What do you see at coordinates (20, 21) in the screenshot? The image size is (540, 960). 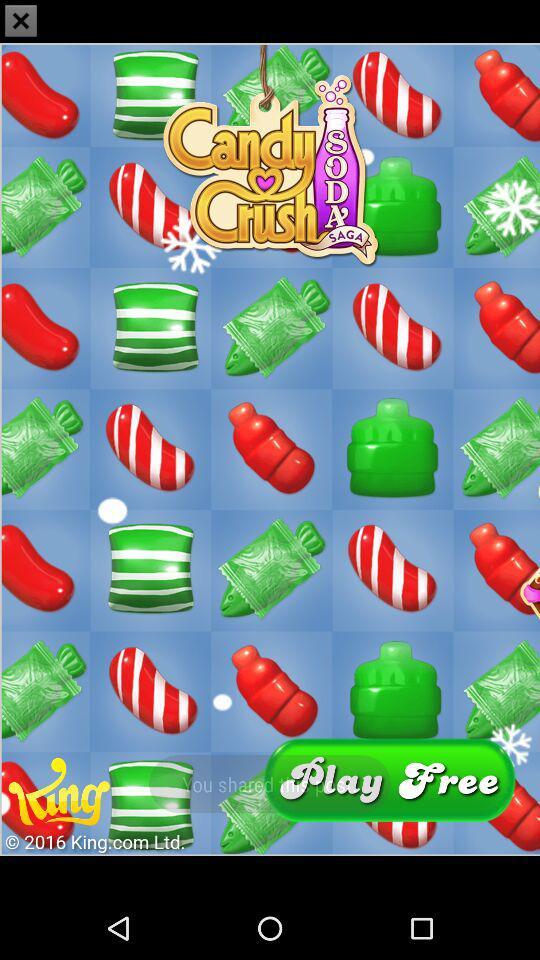 I see `the close icon` at bounding box center [20, 21].